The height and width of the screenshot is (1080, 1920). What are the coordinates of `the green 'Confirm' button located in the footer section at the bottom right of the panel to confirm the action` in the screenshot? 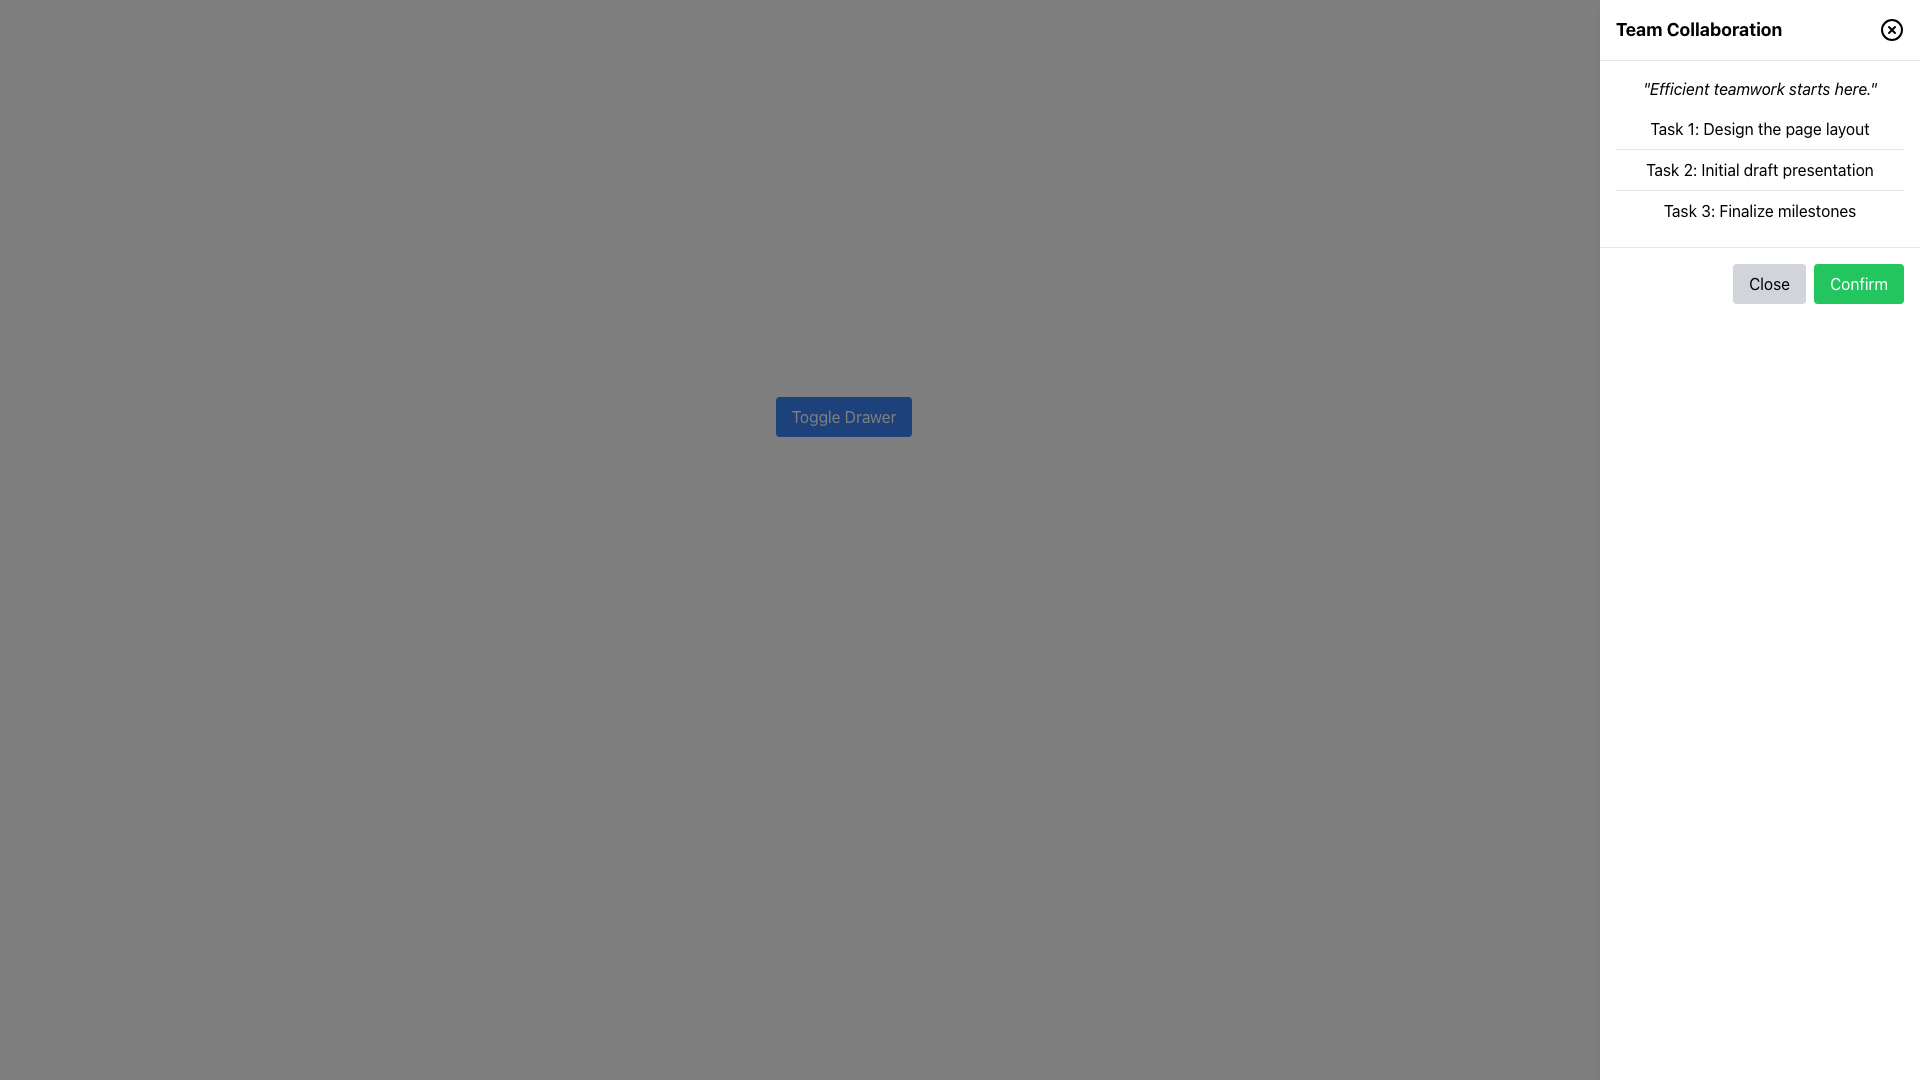 It's located at (1857, 284).